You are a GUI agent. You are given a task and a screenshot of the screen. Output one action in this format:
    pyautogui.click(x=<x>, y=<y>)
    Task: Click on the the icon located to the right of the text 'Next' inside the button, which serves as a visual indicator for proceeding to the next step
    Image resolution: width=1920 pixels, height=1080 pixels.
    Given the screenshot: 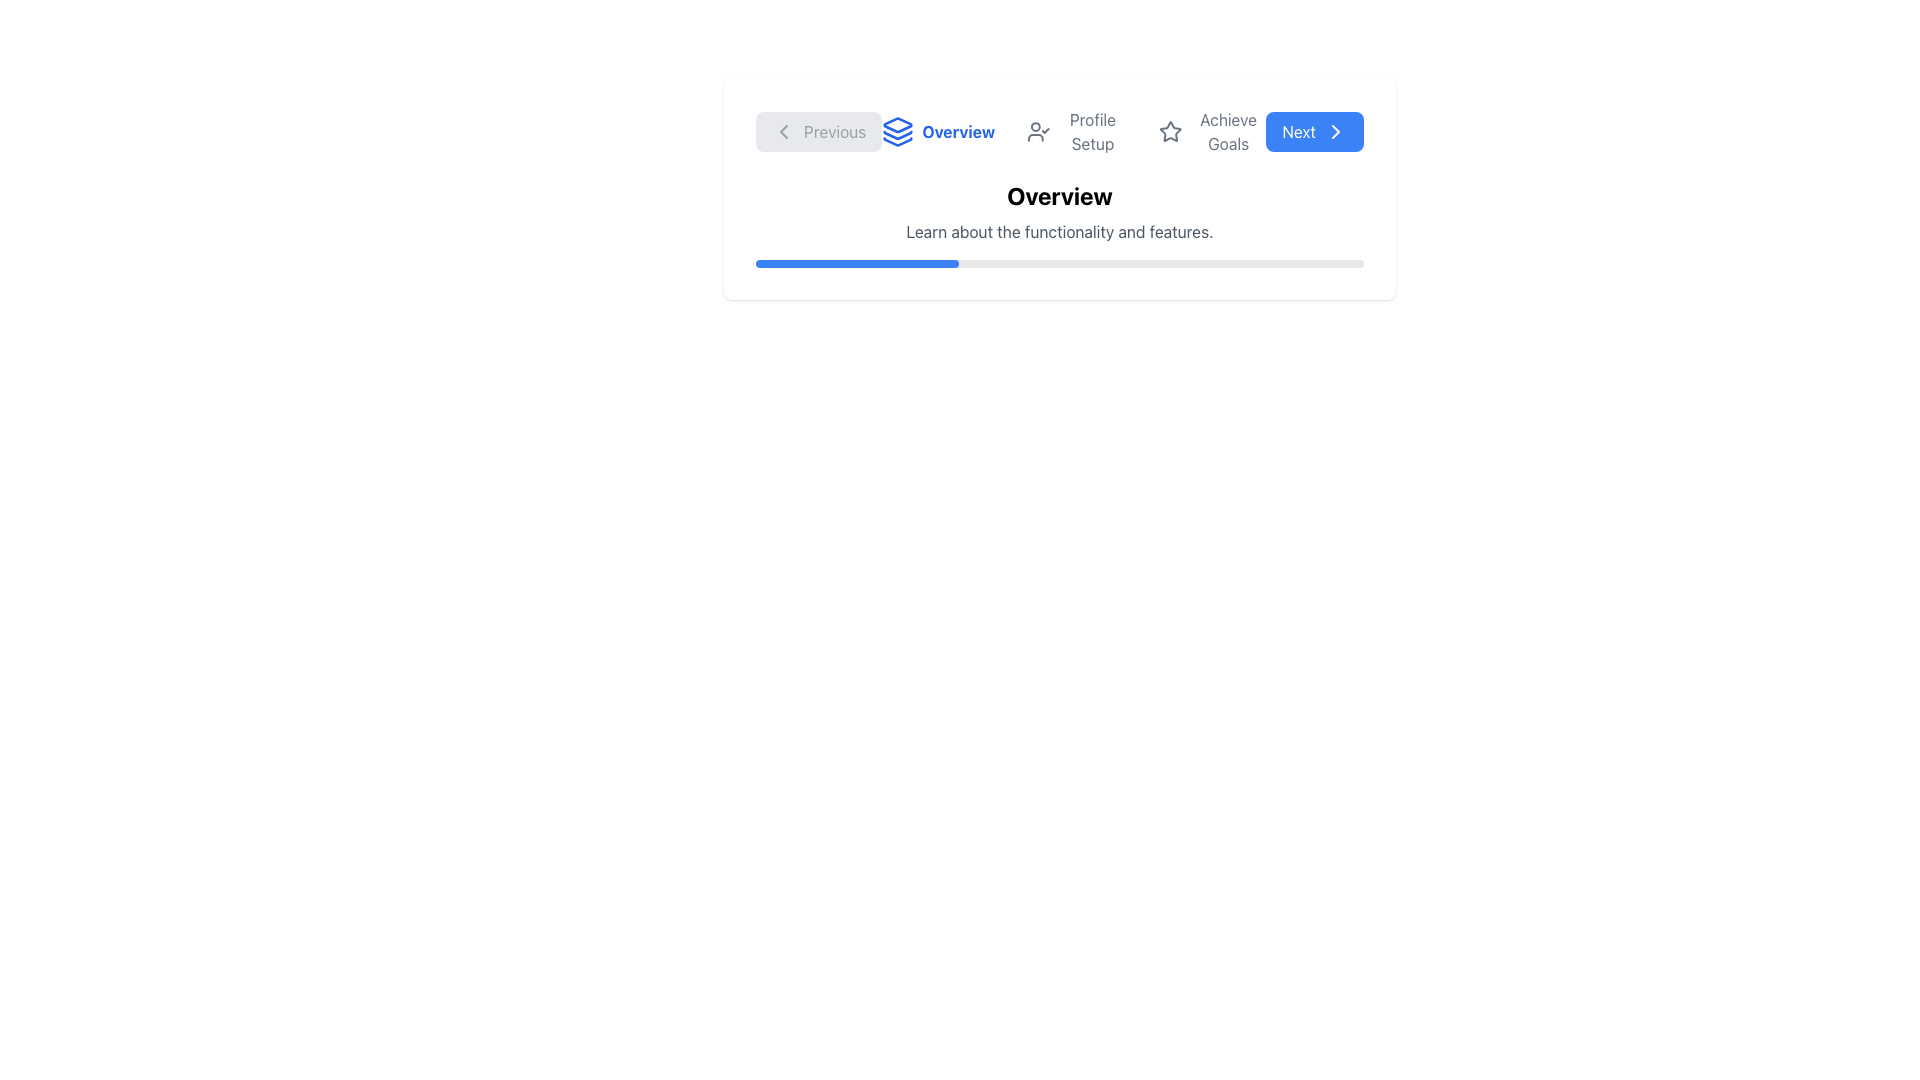 What is the action you would take?
    pyautogui.click(x=1335, y=131)
    